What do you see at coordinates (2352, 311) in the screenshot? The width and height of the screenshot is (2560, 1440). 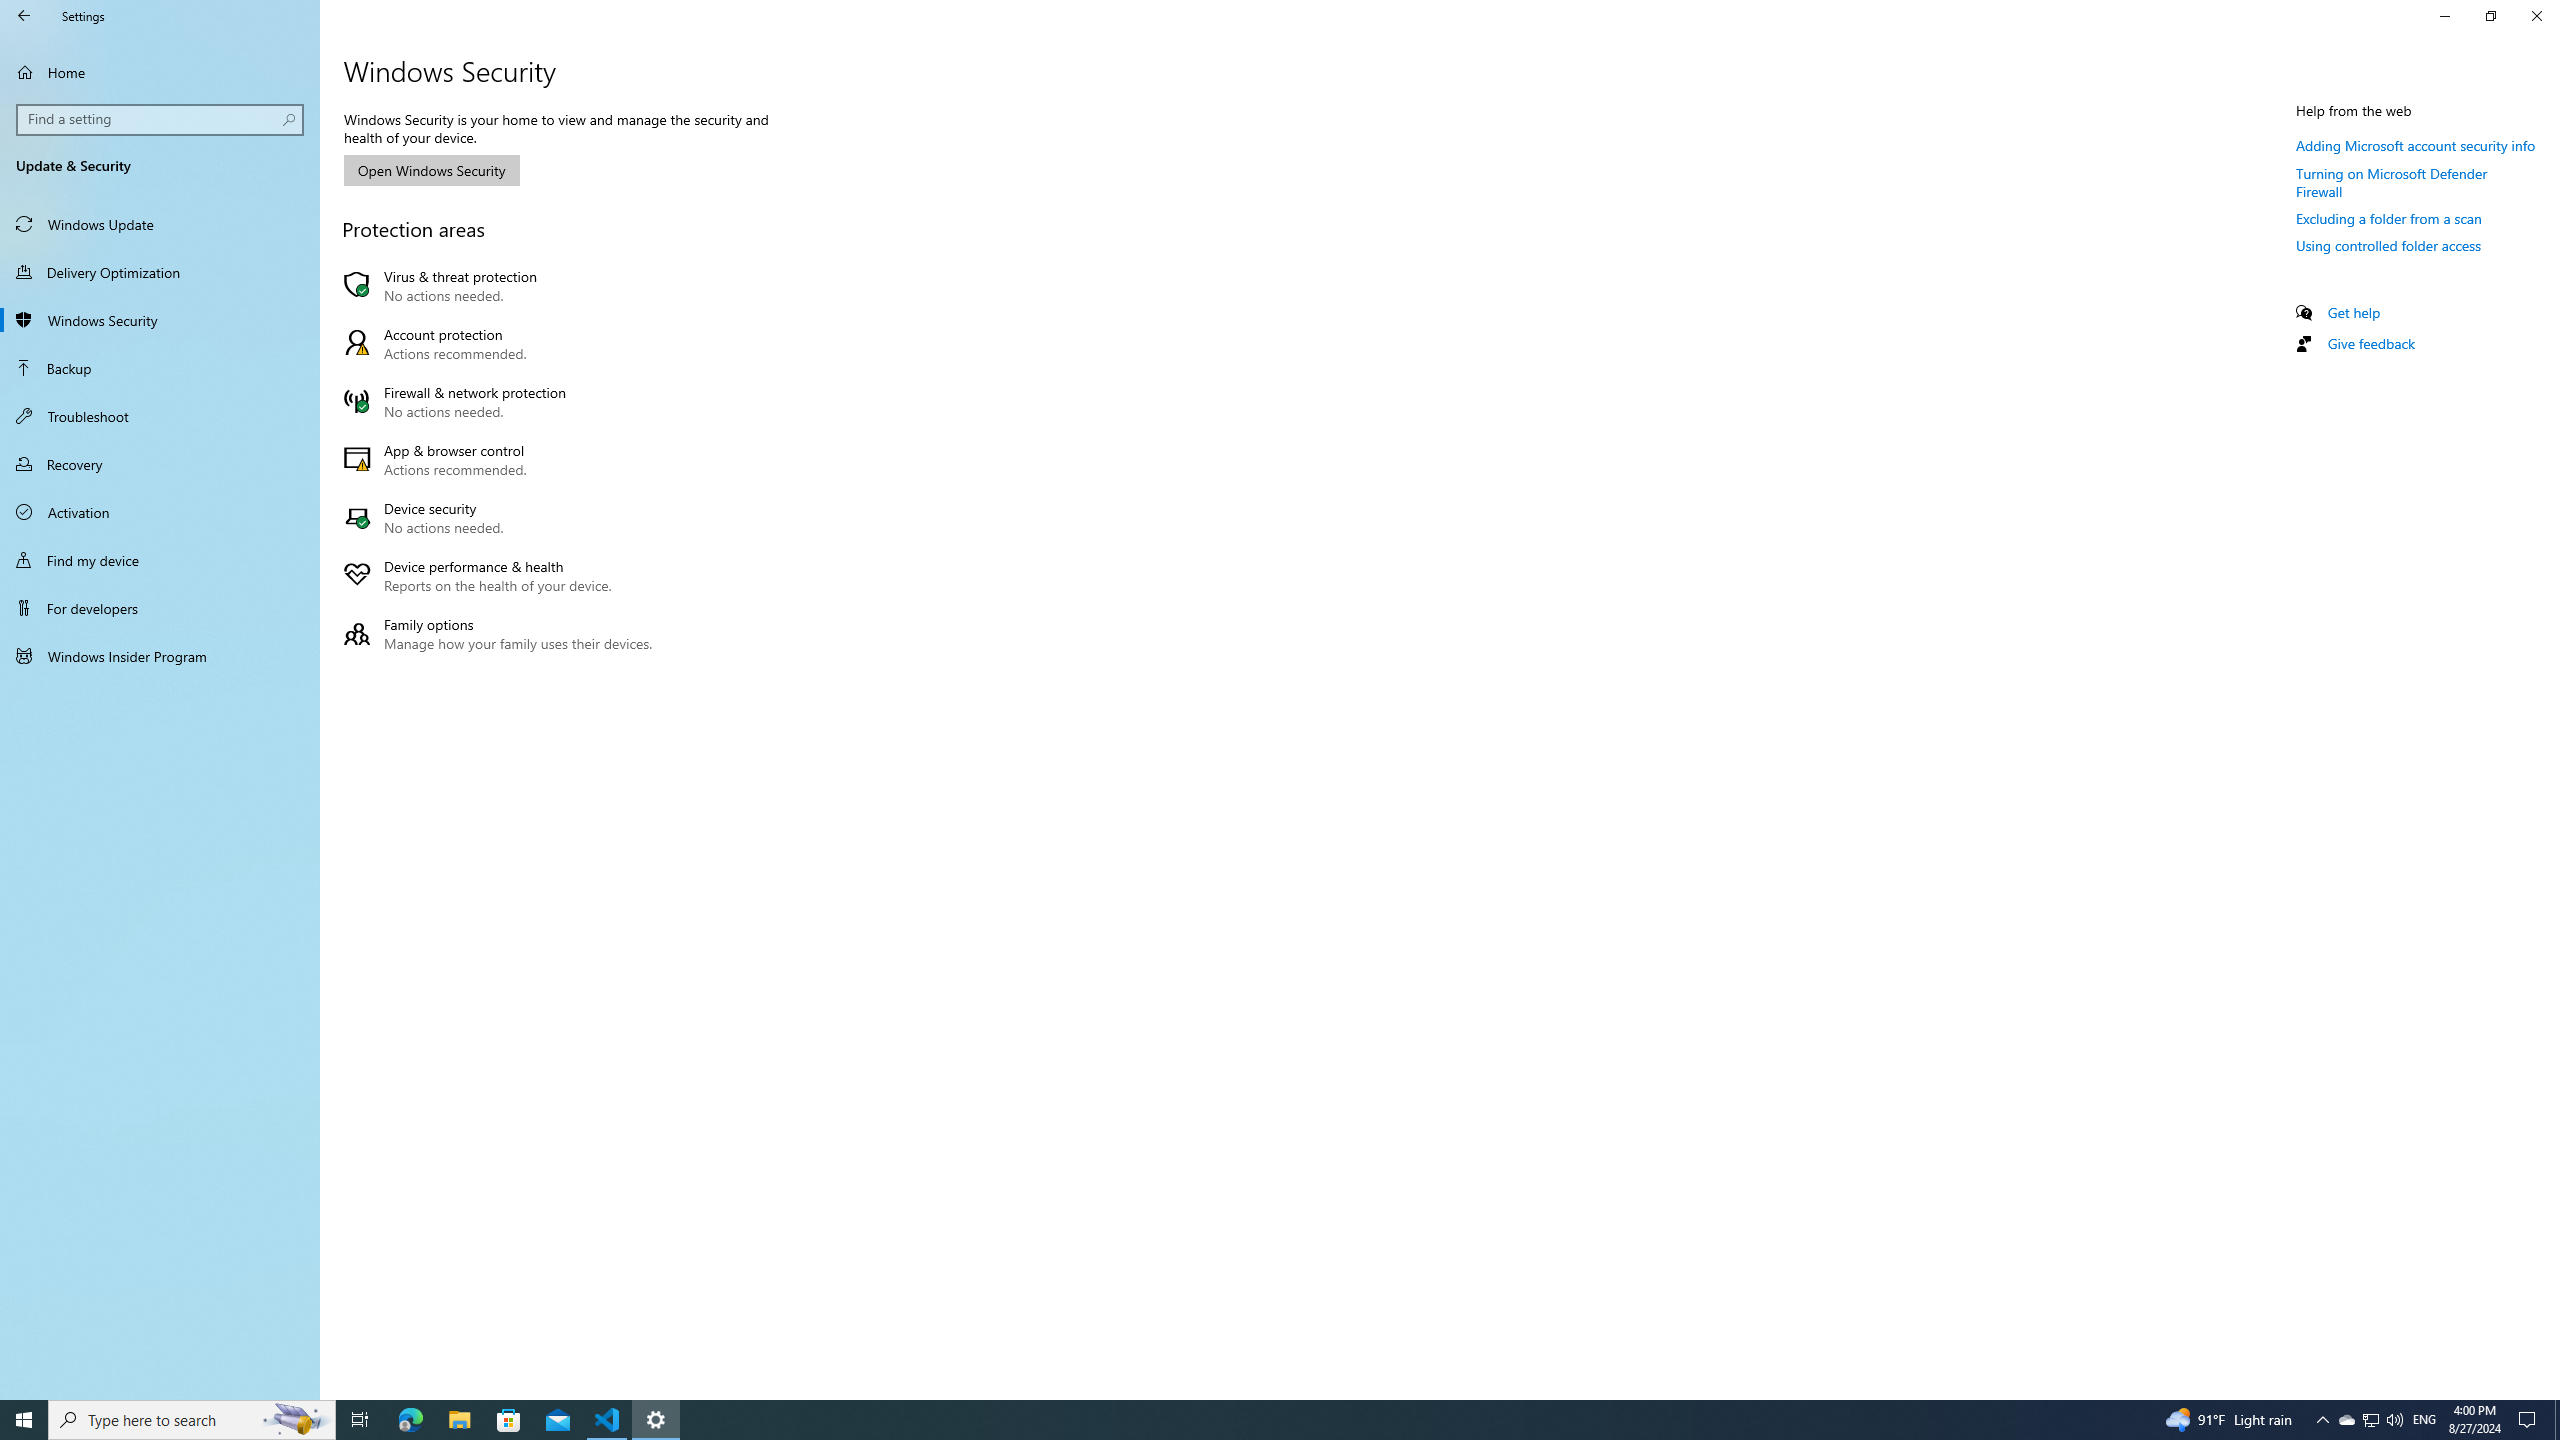 I see `'Get help'` at bounding box center [2352, 311].